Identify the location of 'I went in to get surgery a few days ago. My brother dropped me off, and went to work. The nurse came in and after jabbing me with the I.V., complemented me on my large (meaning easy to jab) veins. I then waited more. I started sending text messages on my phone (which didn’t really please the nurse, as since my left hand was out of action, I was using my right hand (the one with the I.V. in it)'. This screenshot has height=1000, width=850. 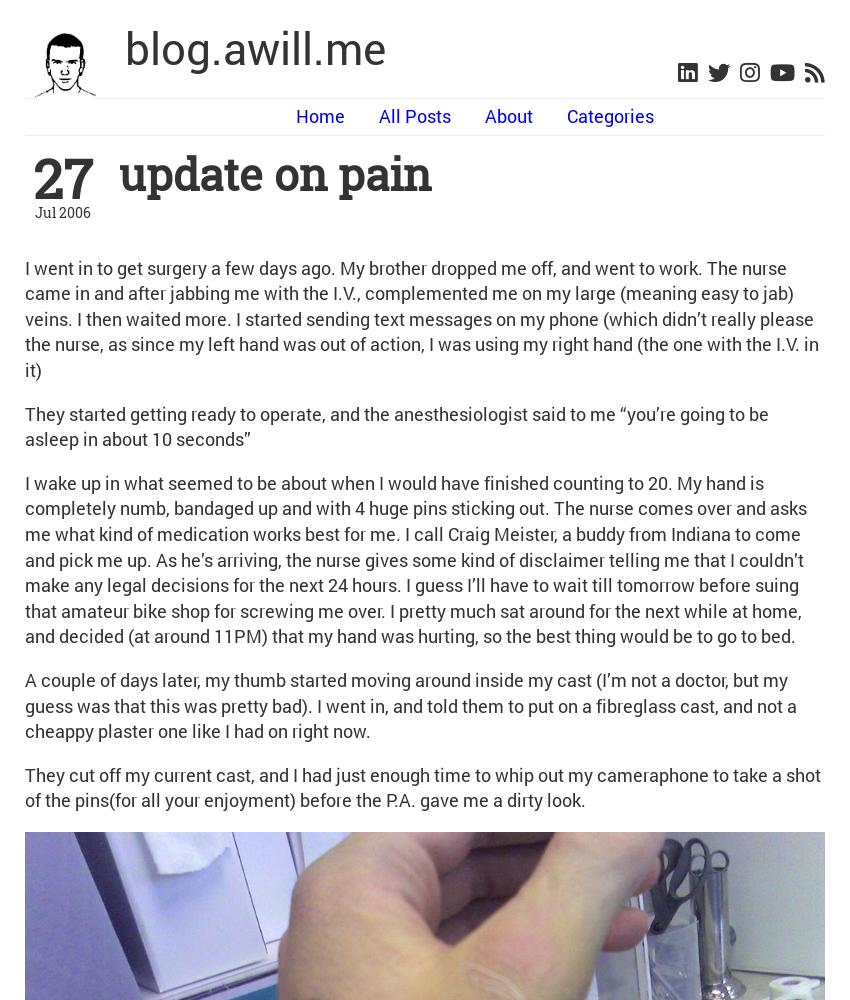
(422, 317).